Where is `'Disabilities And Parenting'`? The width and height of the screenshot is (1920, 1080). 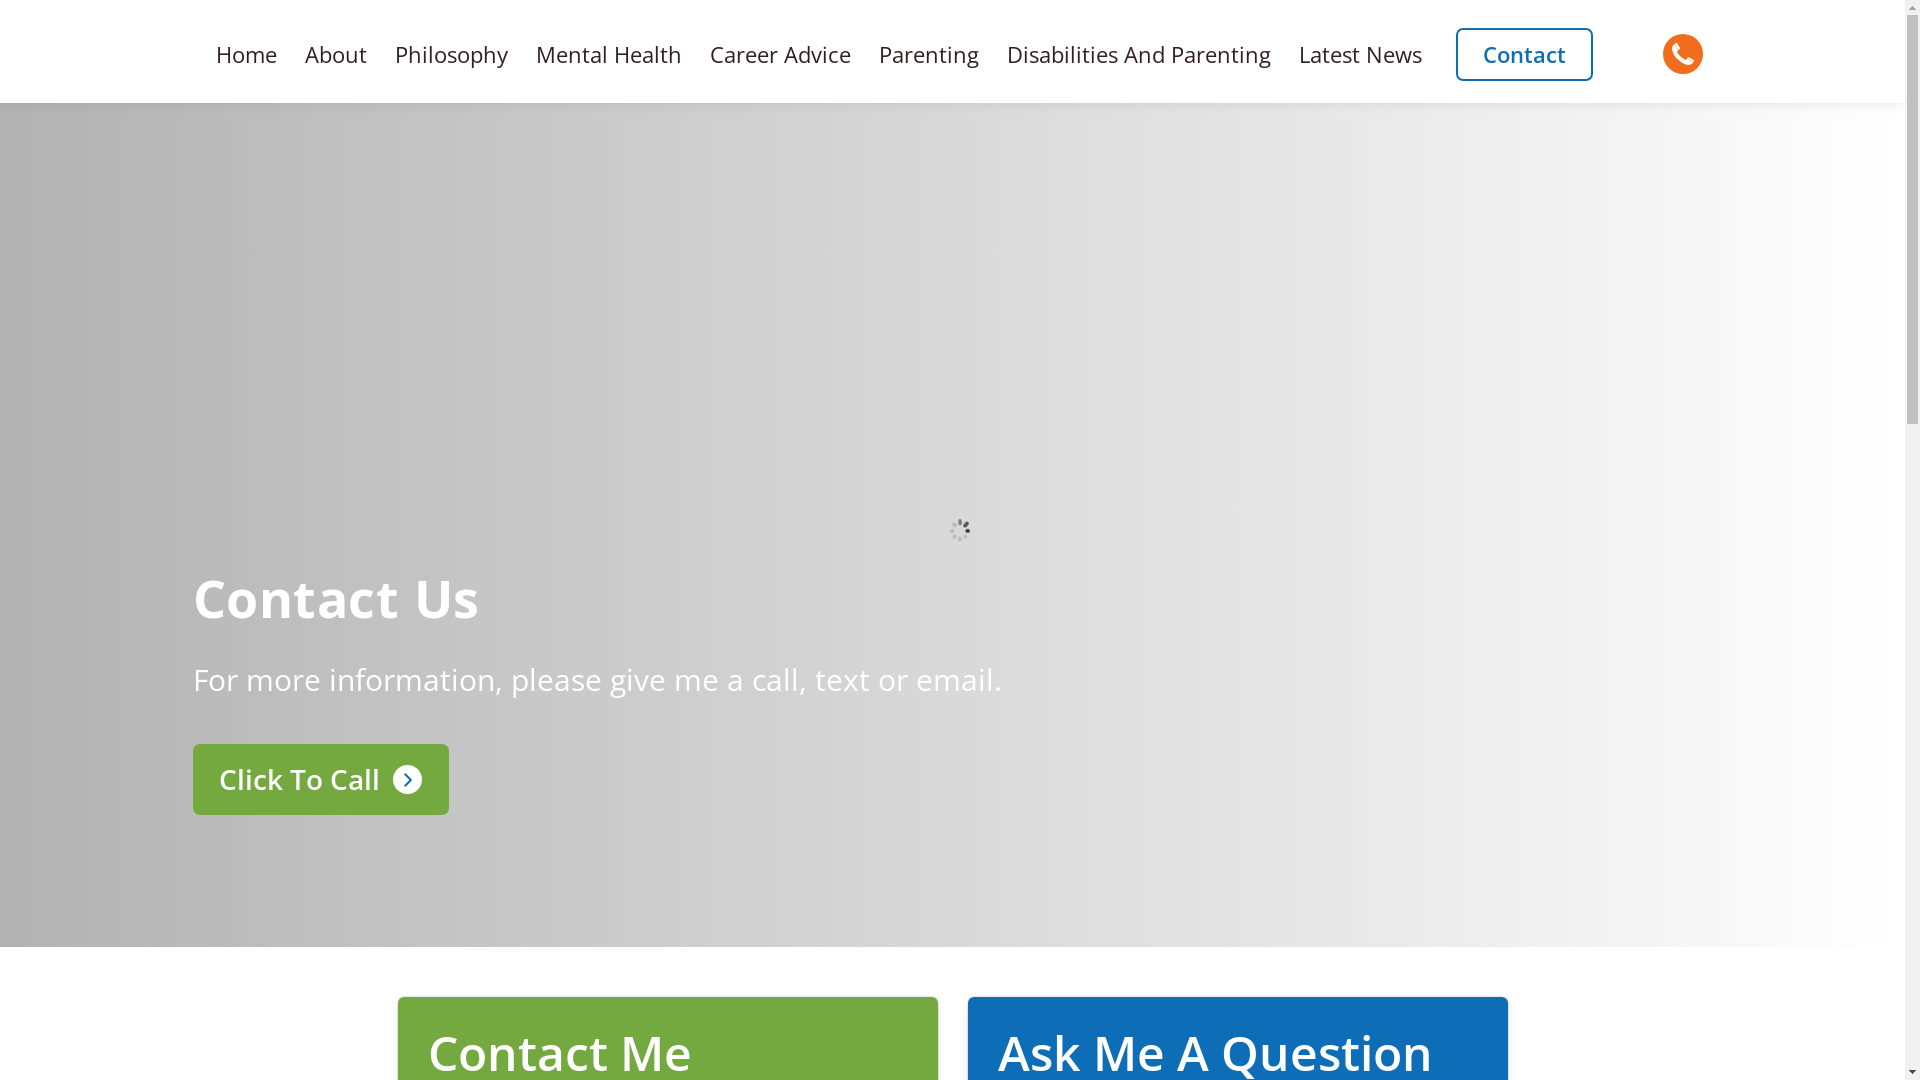 'Disabilities And Parenting' is located at coordinates (1138, 53).